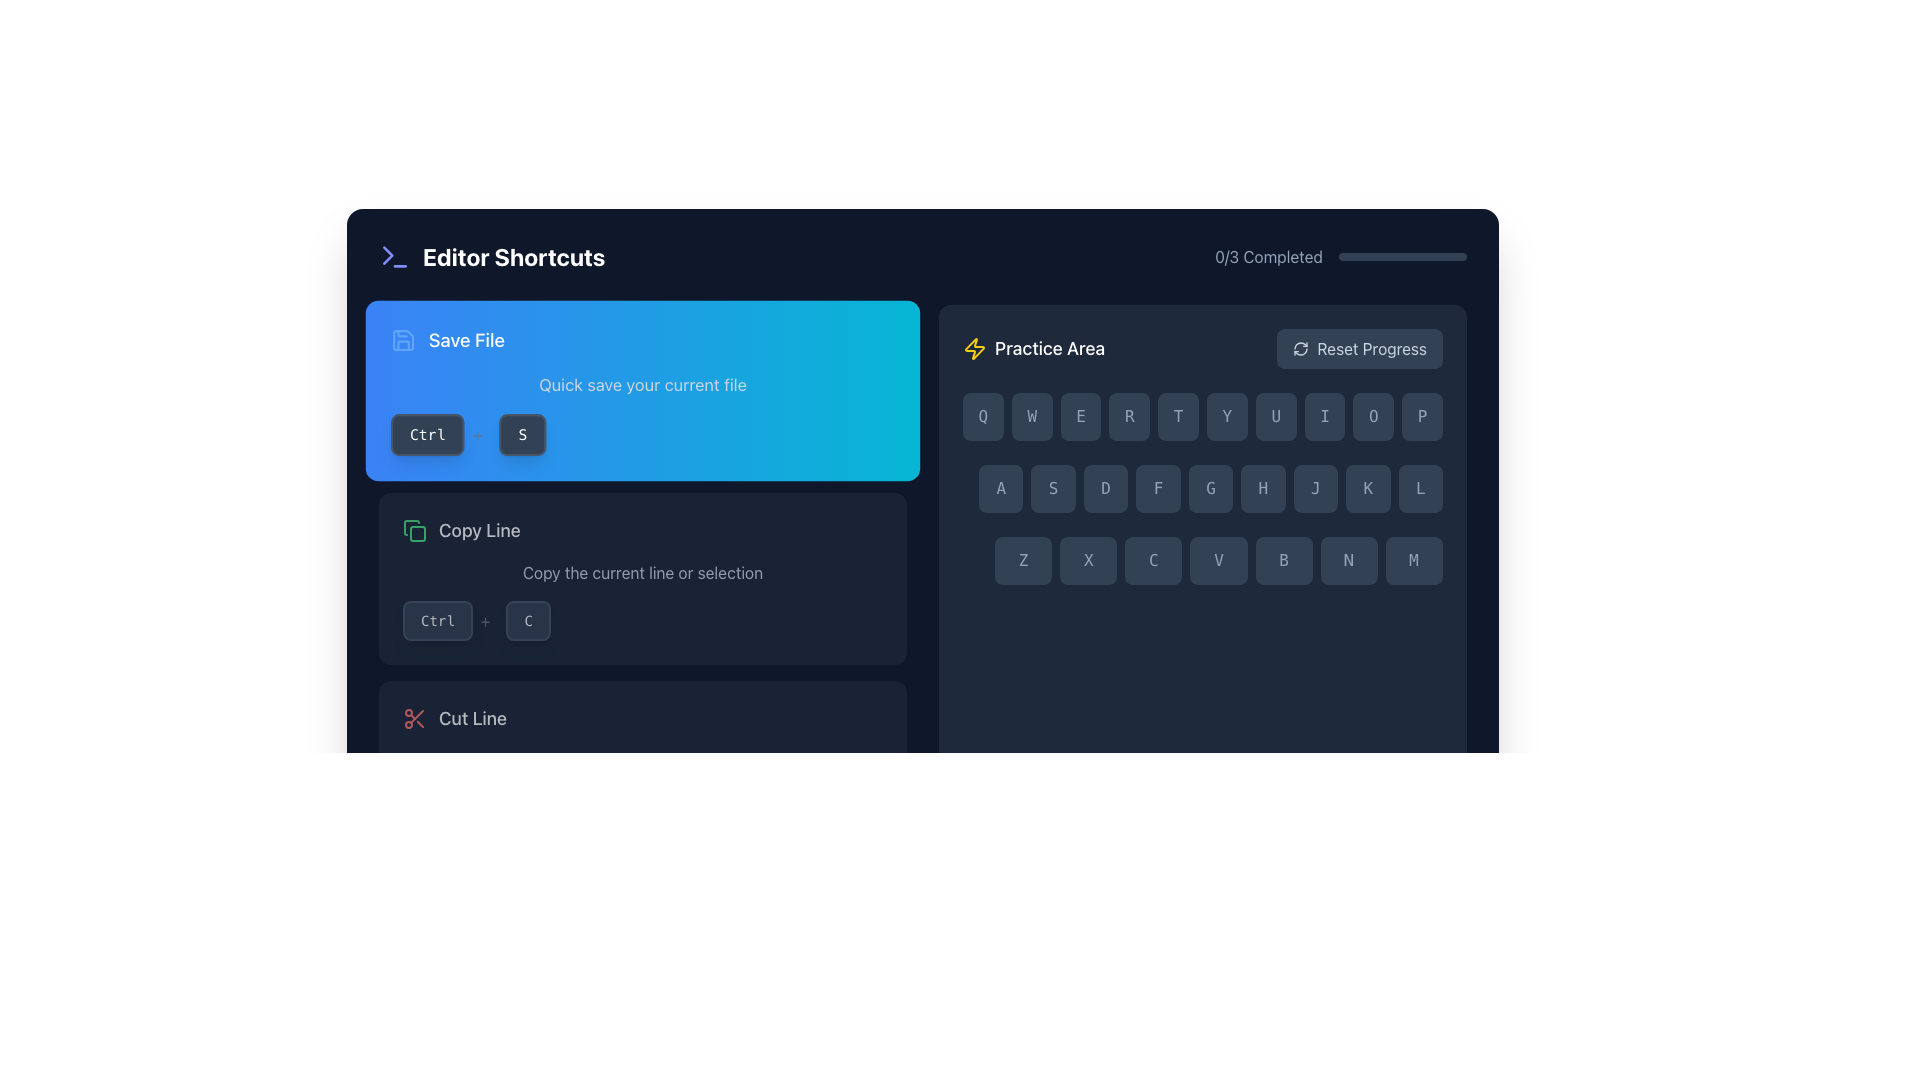  I want to click on the 'O' key on the virtual keyboard, so click(1372, 415).